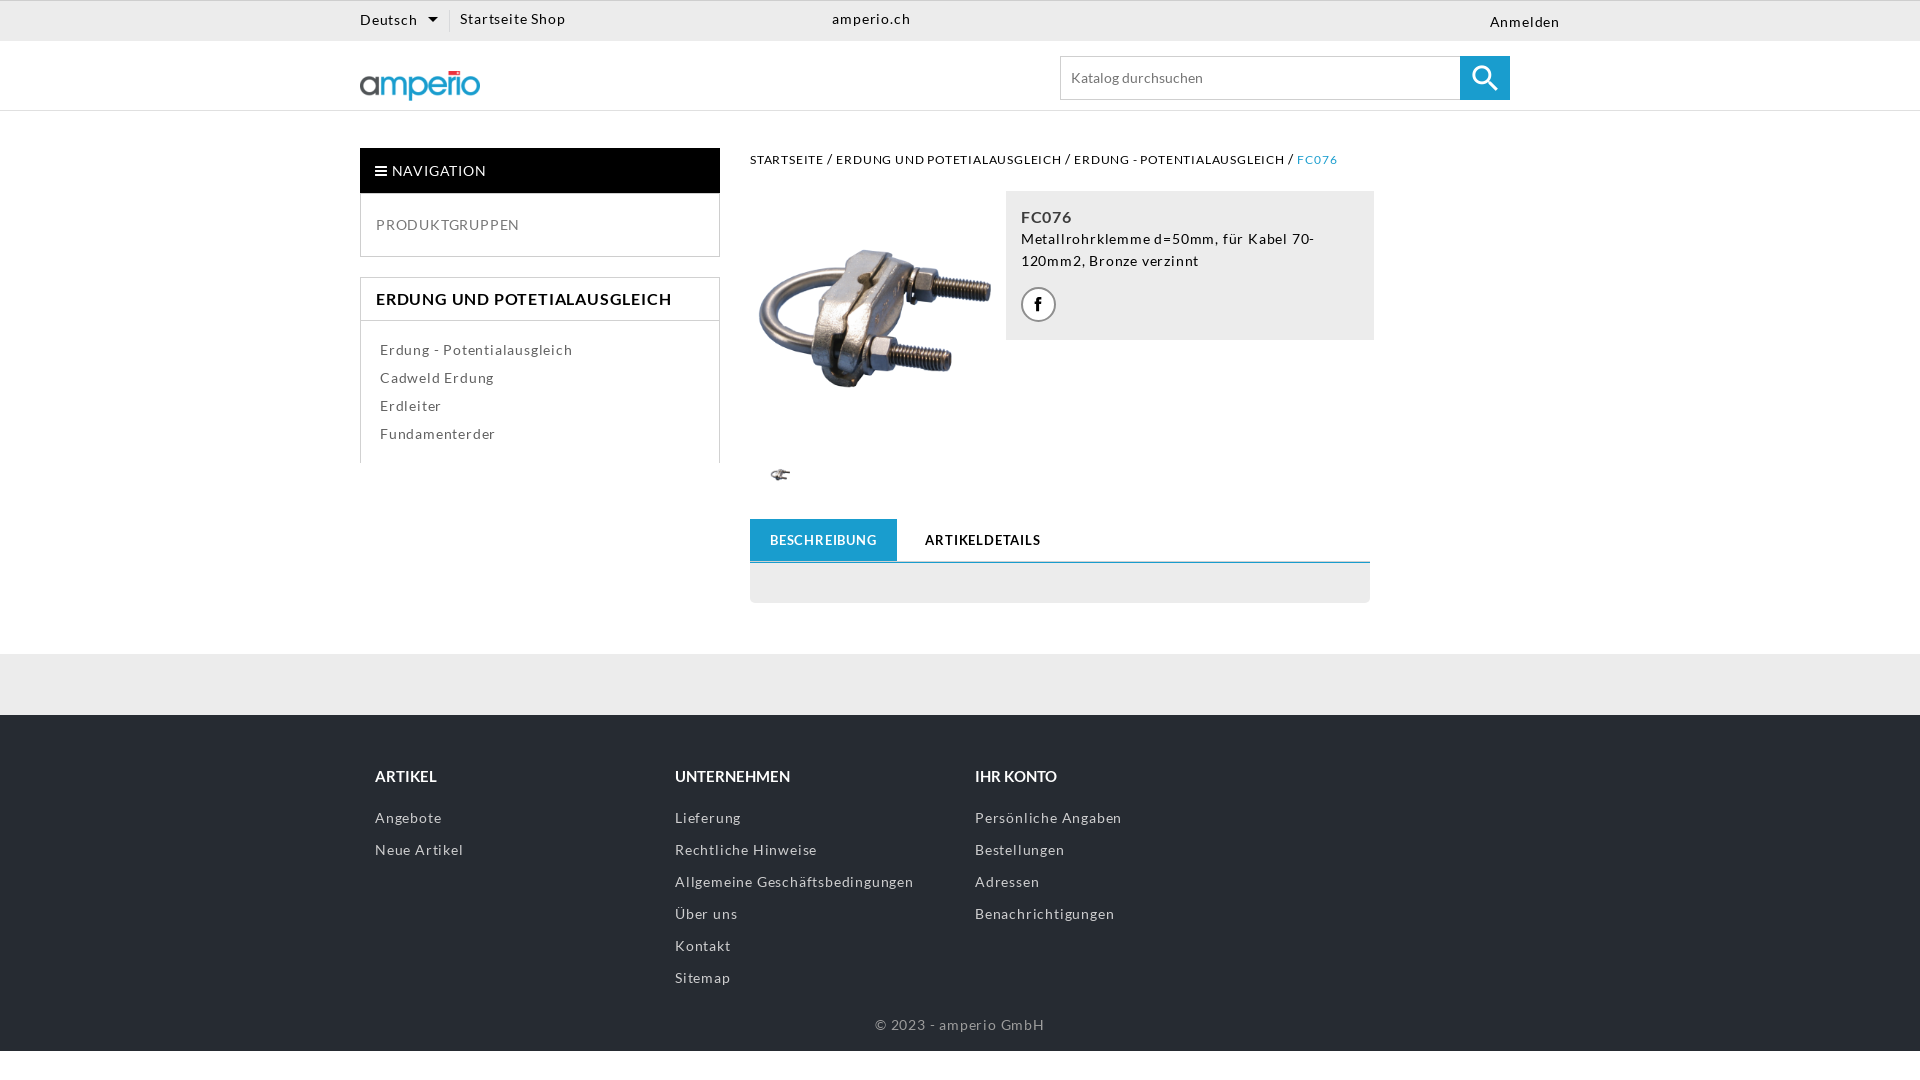 This screenshot has height=1080, width=1920. Describe the element at coordinates (870, 18) in the screenshot. I see `'amperio.ch'` at that location.